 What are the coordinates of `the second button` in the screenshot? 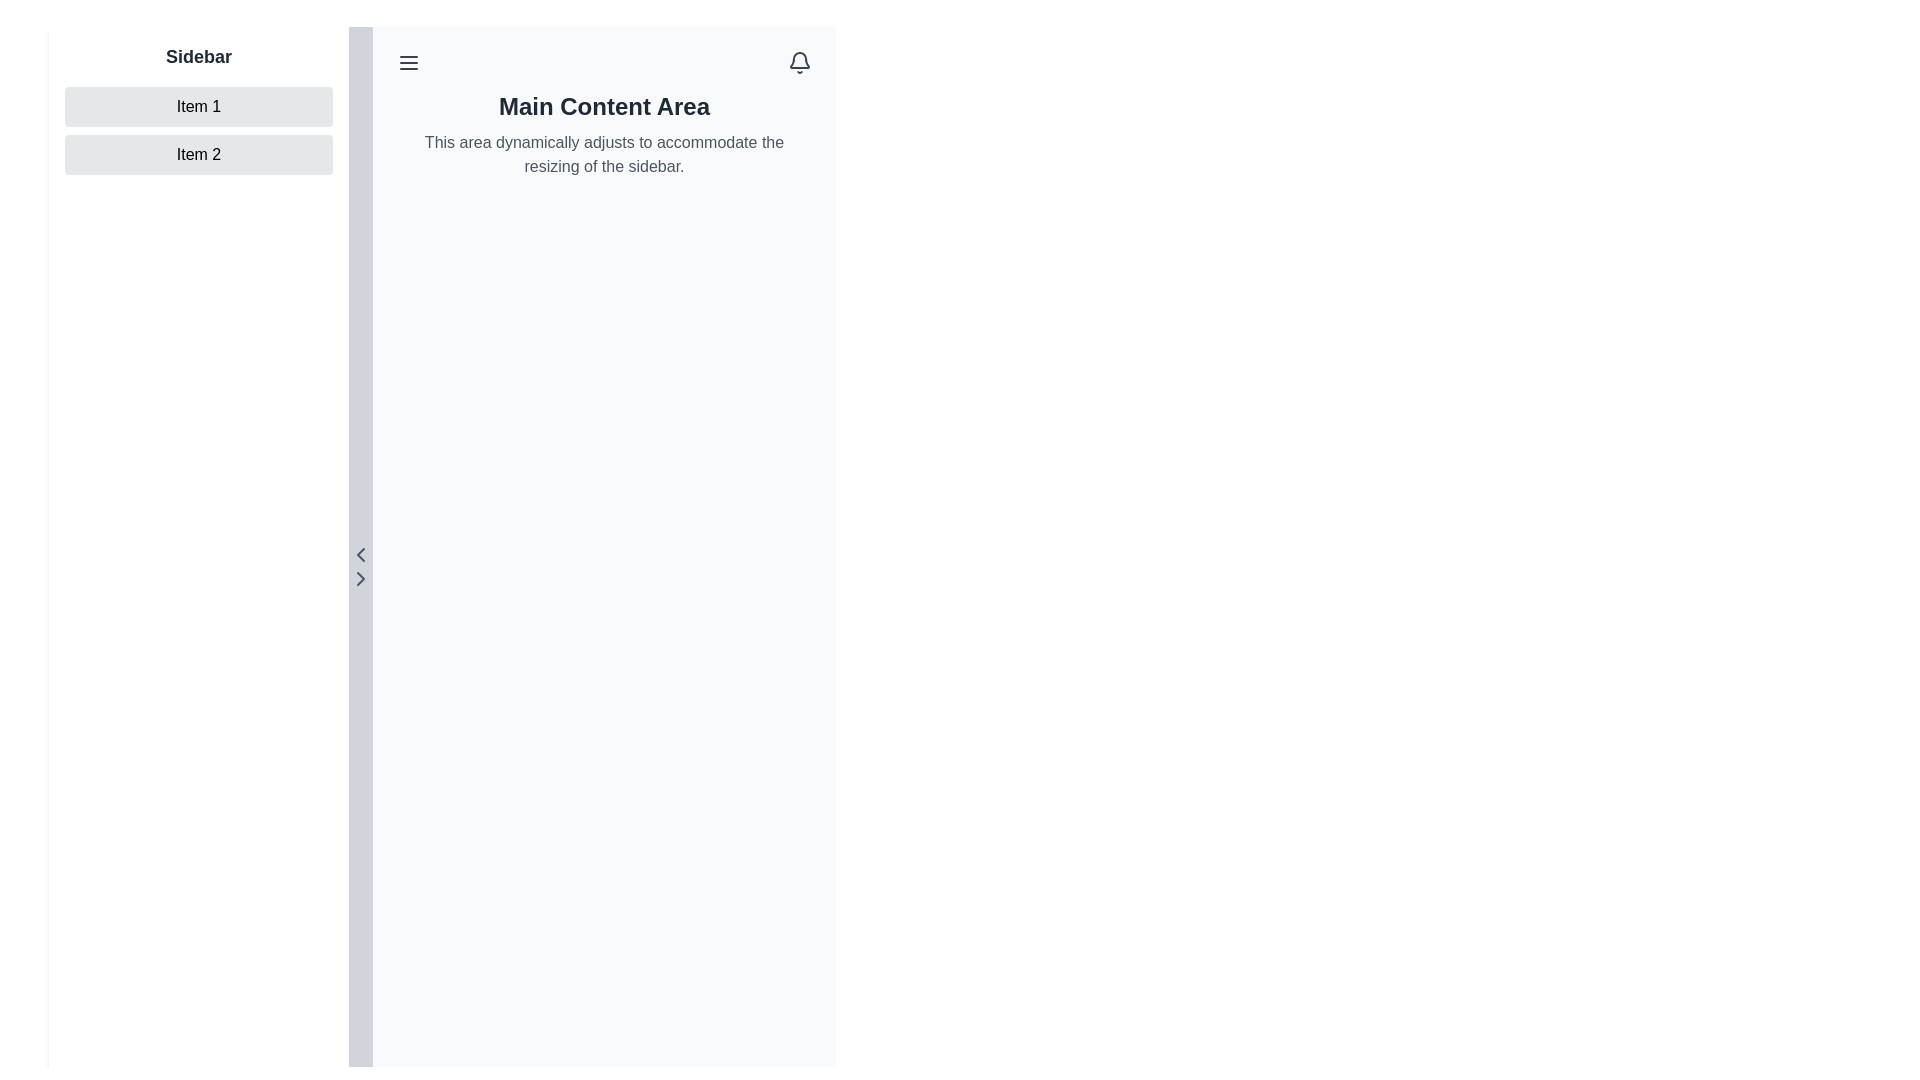 It's located at (198, 153).